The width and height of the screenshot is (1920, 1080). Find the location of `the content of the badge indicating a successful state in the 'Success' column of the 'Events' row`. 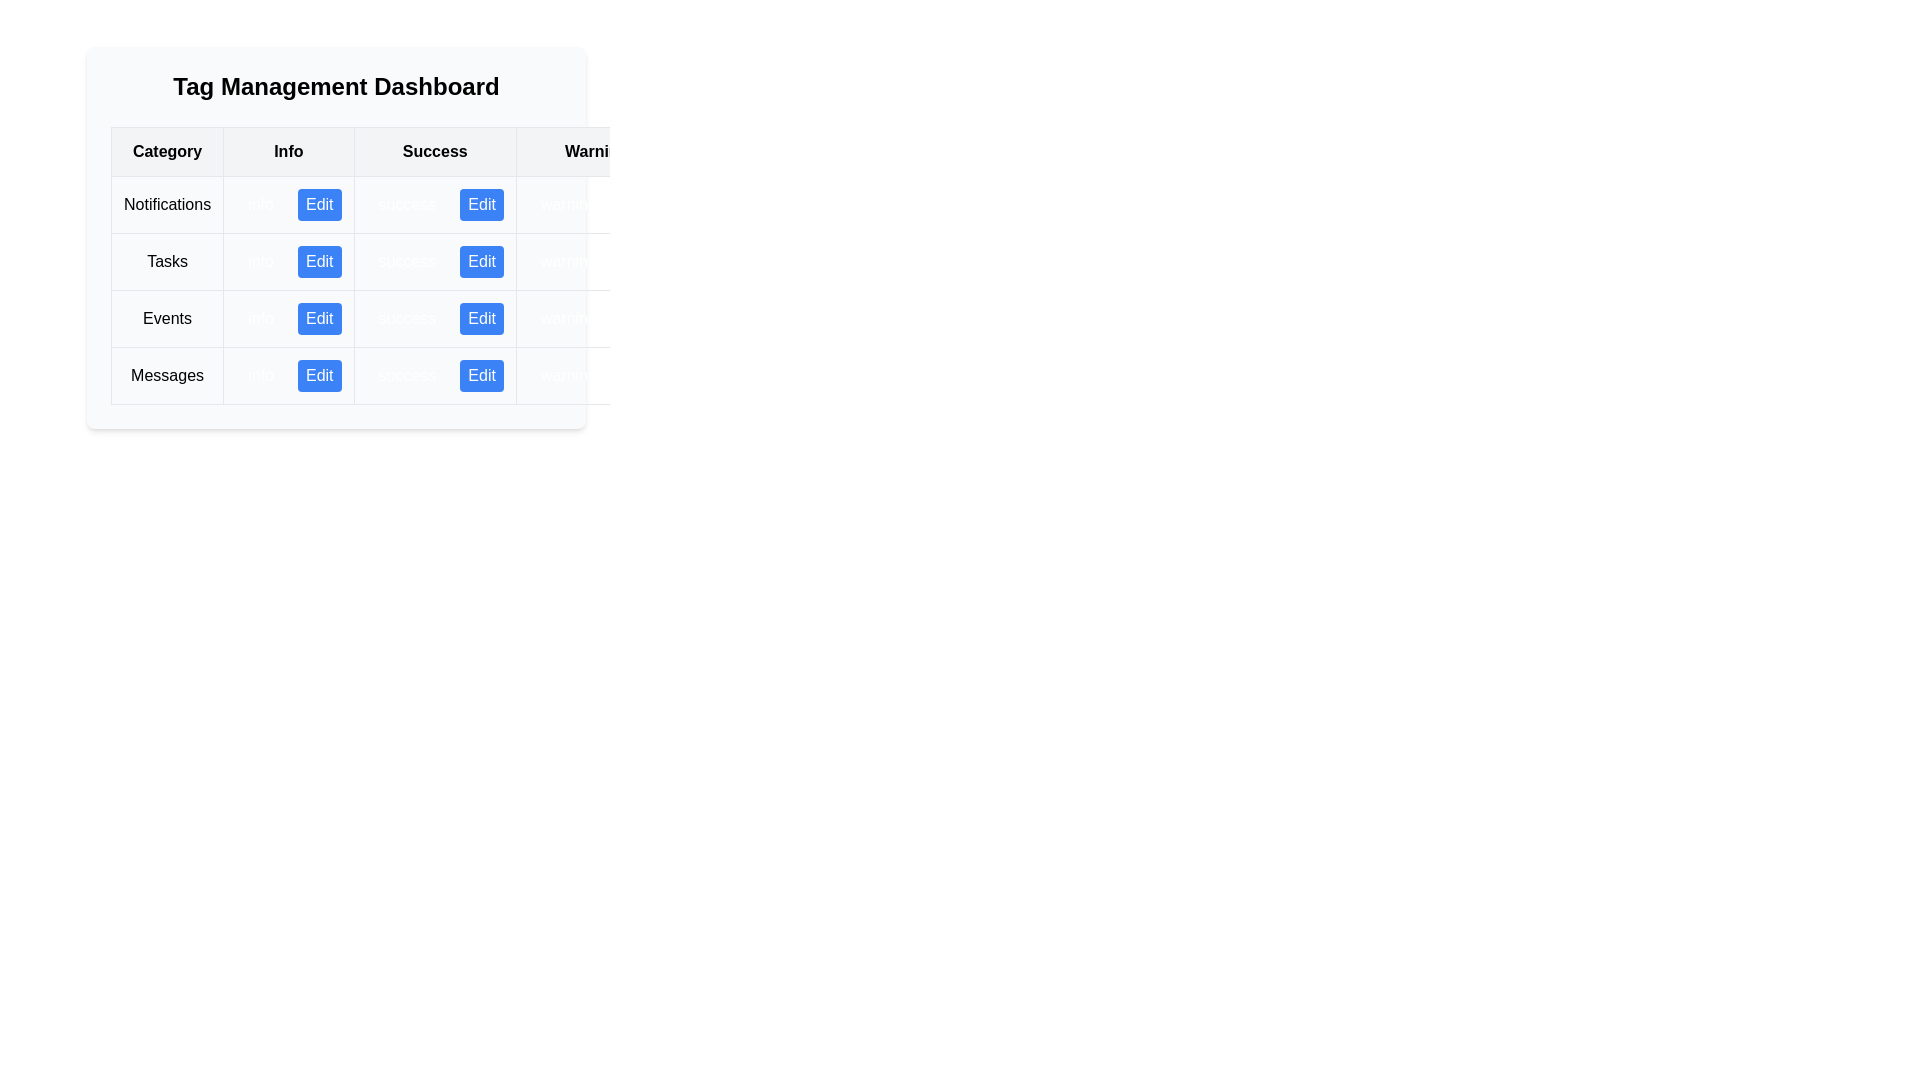

the content of the badge indicating a successful state in the 'Success' column of the 'Events' row is located at coordinates (406, 318).